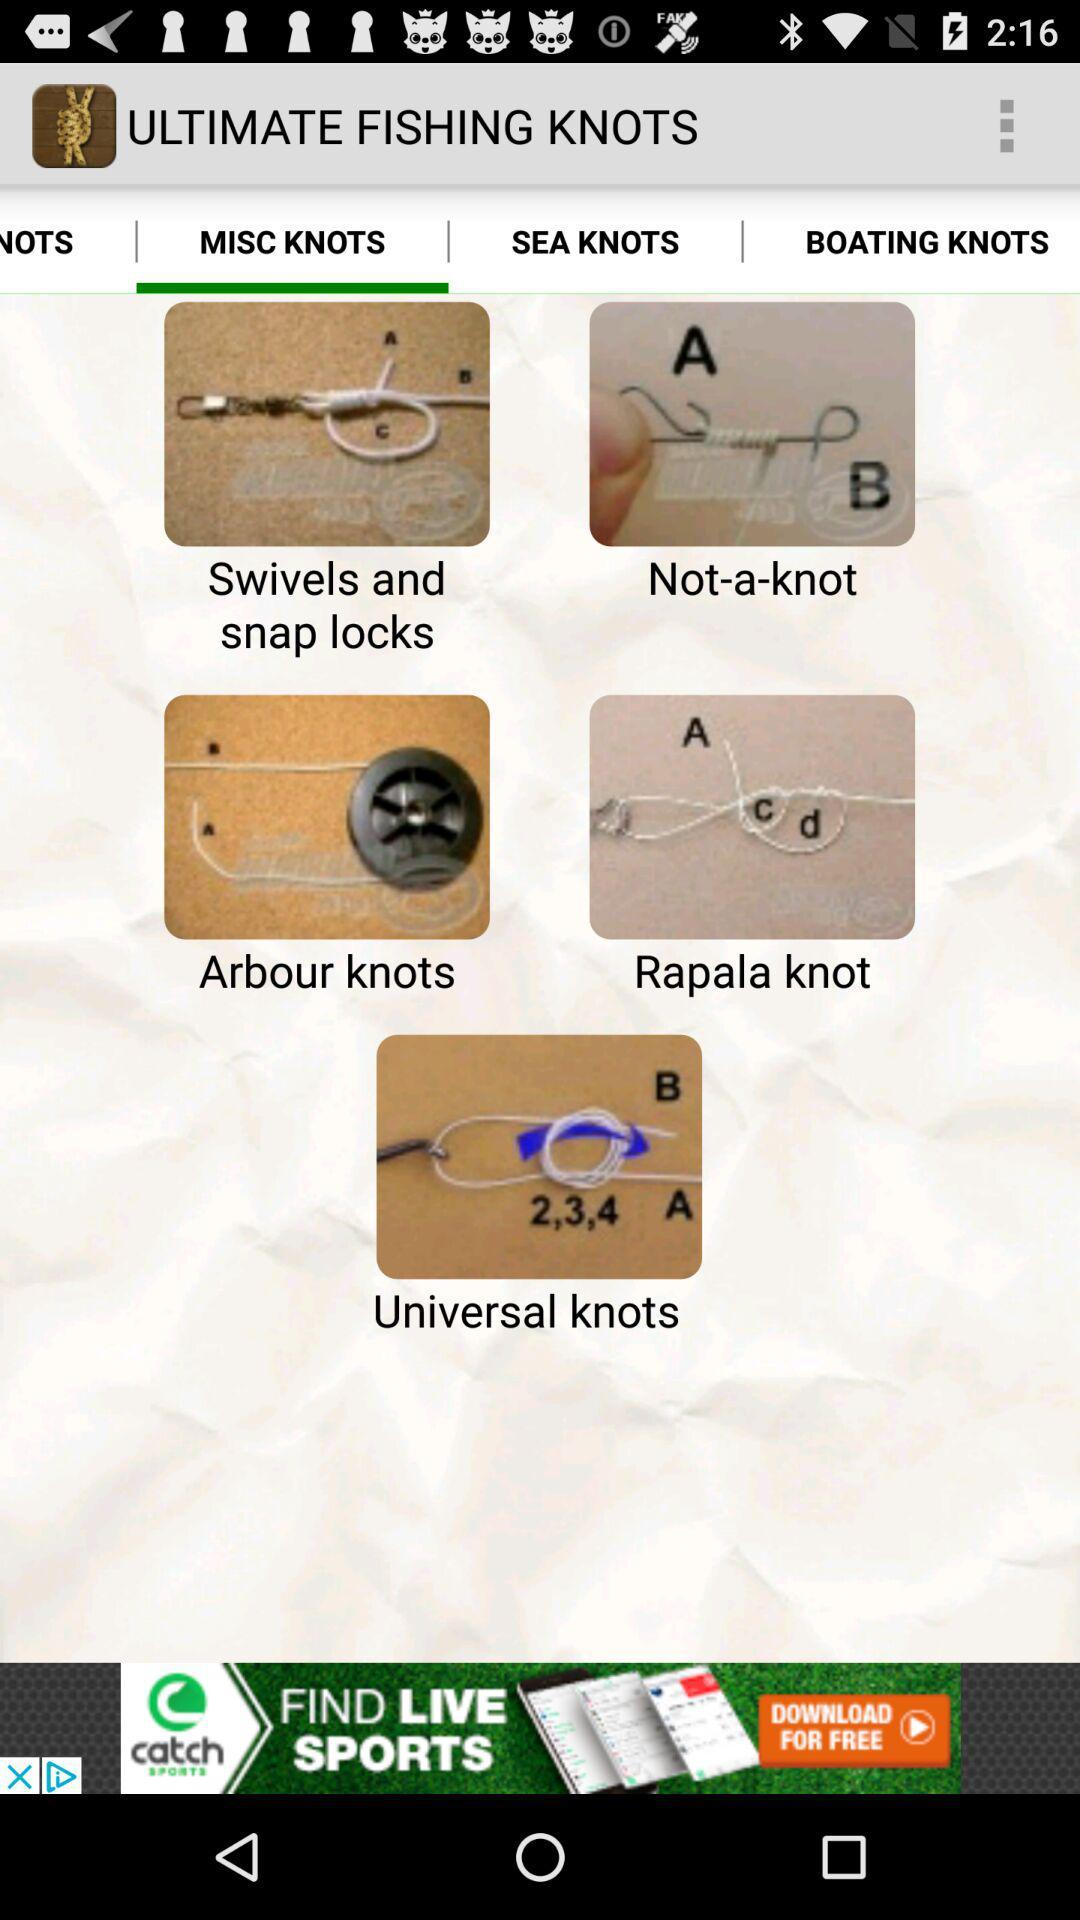 Image resolution: width=1080 pixels, height=1920 pixels. Describe the element at coordinates (1006, 124) in the screenshot. I see `the app above boating knots` at that location.